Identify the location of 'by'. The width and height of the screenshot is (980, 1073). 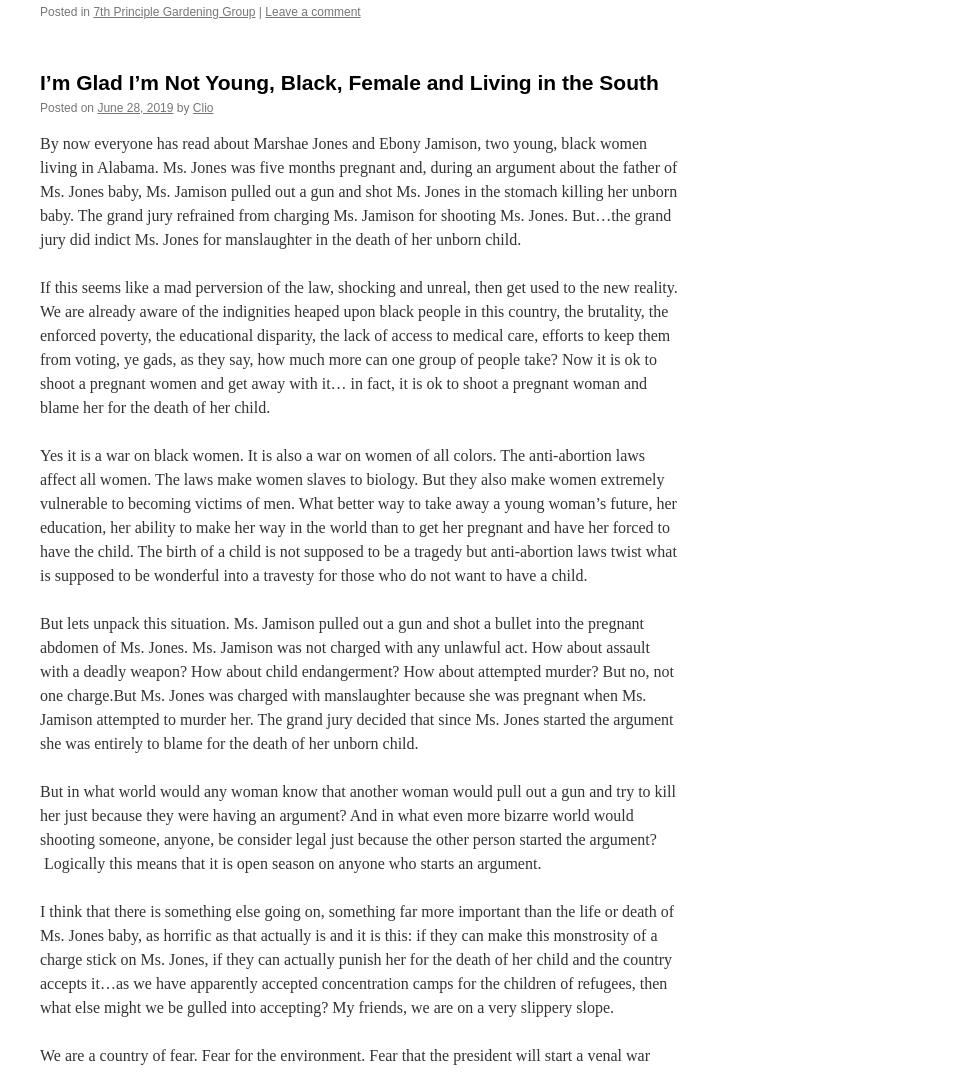
(182, 106).